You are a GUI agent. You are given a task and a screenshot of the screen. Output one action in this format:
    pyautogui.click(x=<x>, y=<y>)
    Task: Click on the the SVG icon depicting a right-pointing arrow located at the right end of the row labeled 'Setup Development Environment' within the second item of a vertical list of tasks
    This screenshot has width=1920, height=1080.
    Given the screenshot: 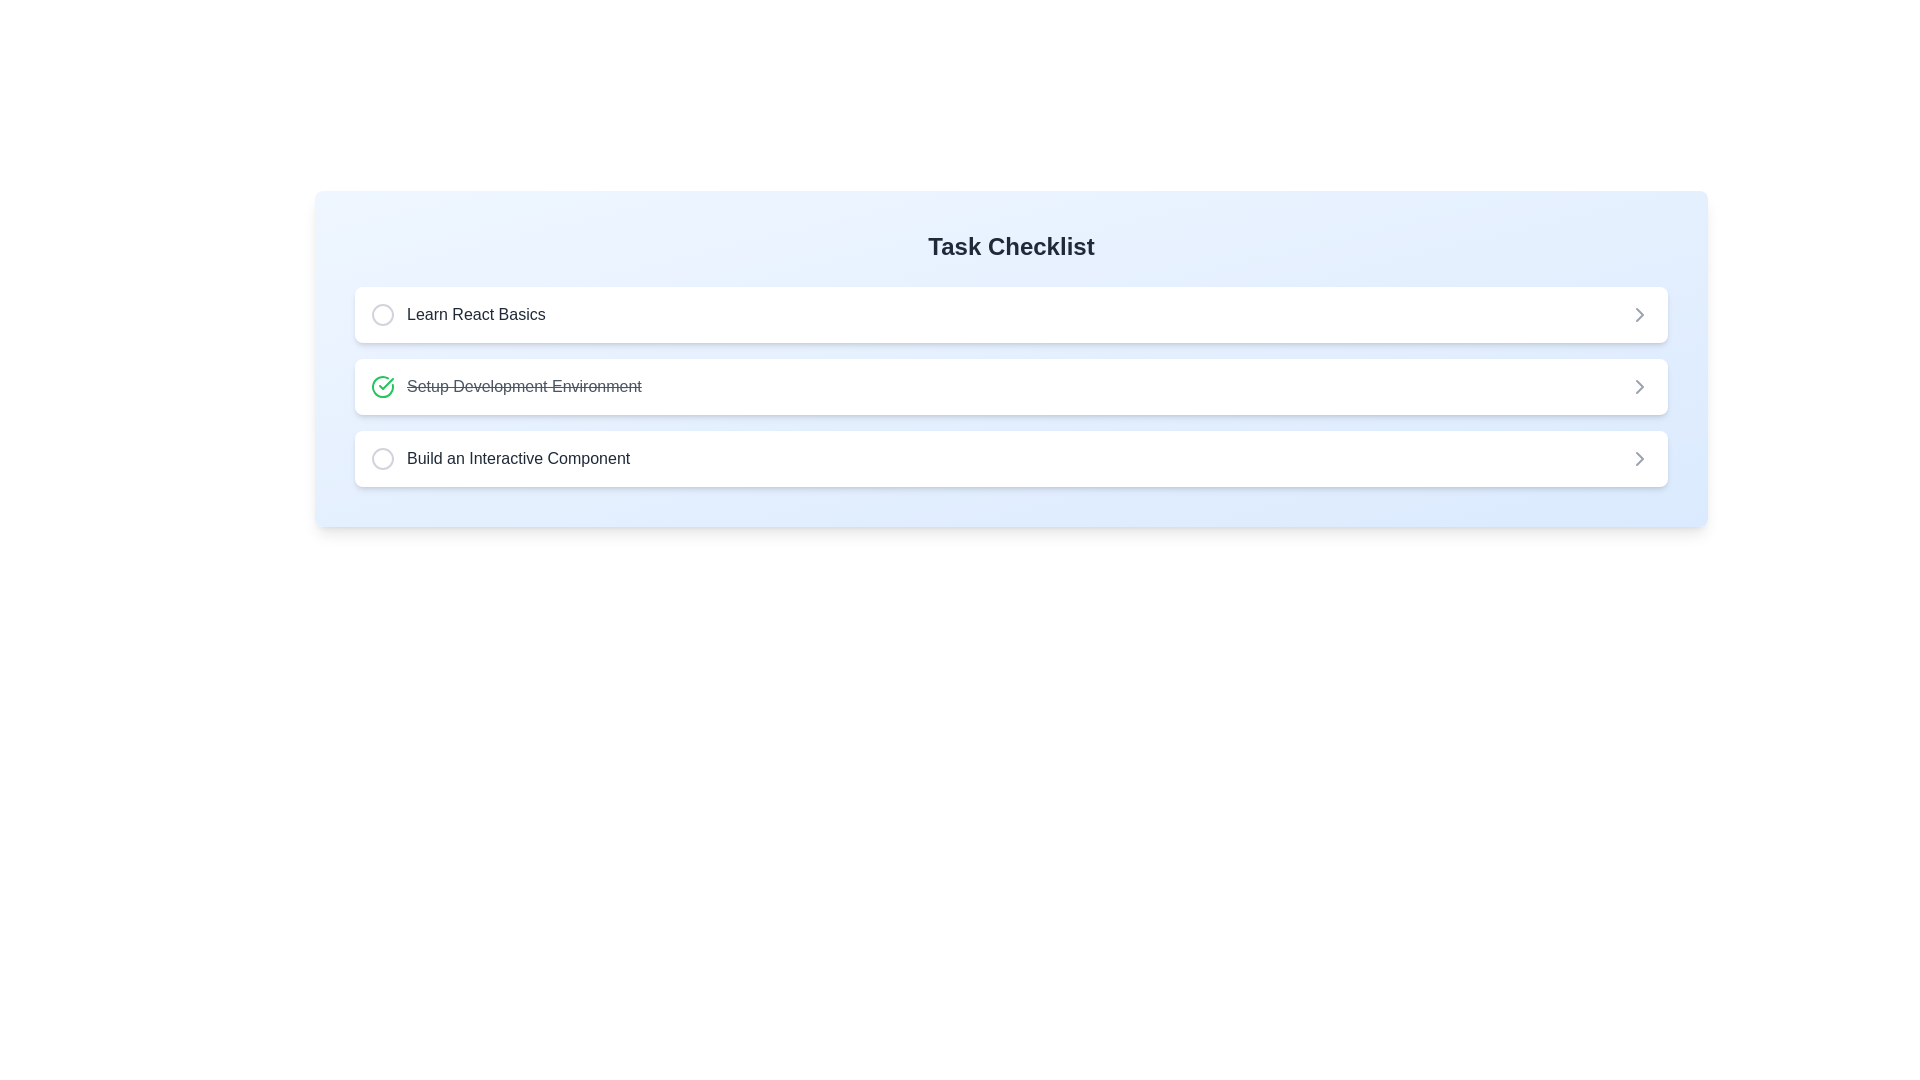 What is the action you would take?
    pyautogui.click(x=1640, y=386)
    